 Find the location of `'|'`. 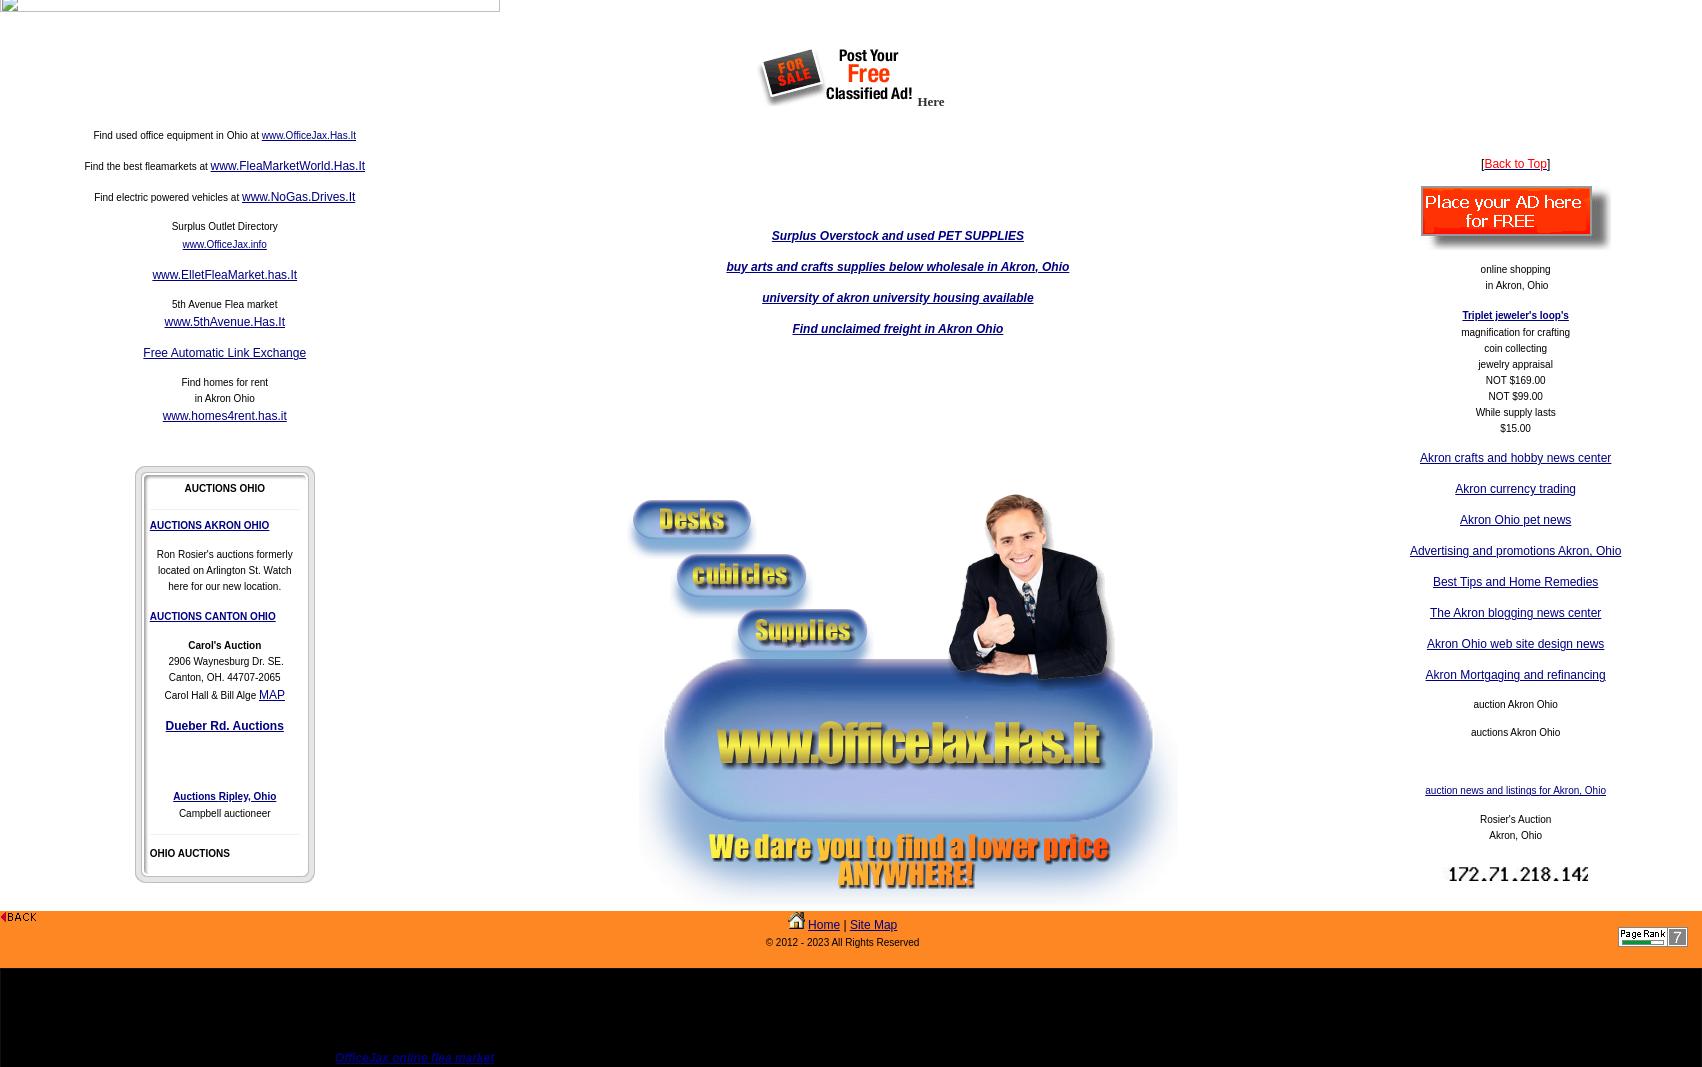

'|' is located at coordinates (843, 924).